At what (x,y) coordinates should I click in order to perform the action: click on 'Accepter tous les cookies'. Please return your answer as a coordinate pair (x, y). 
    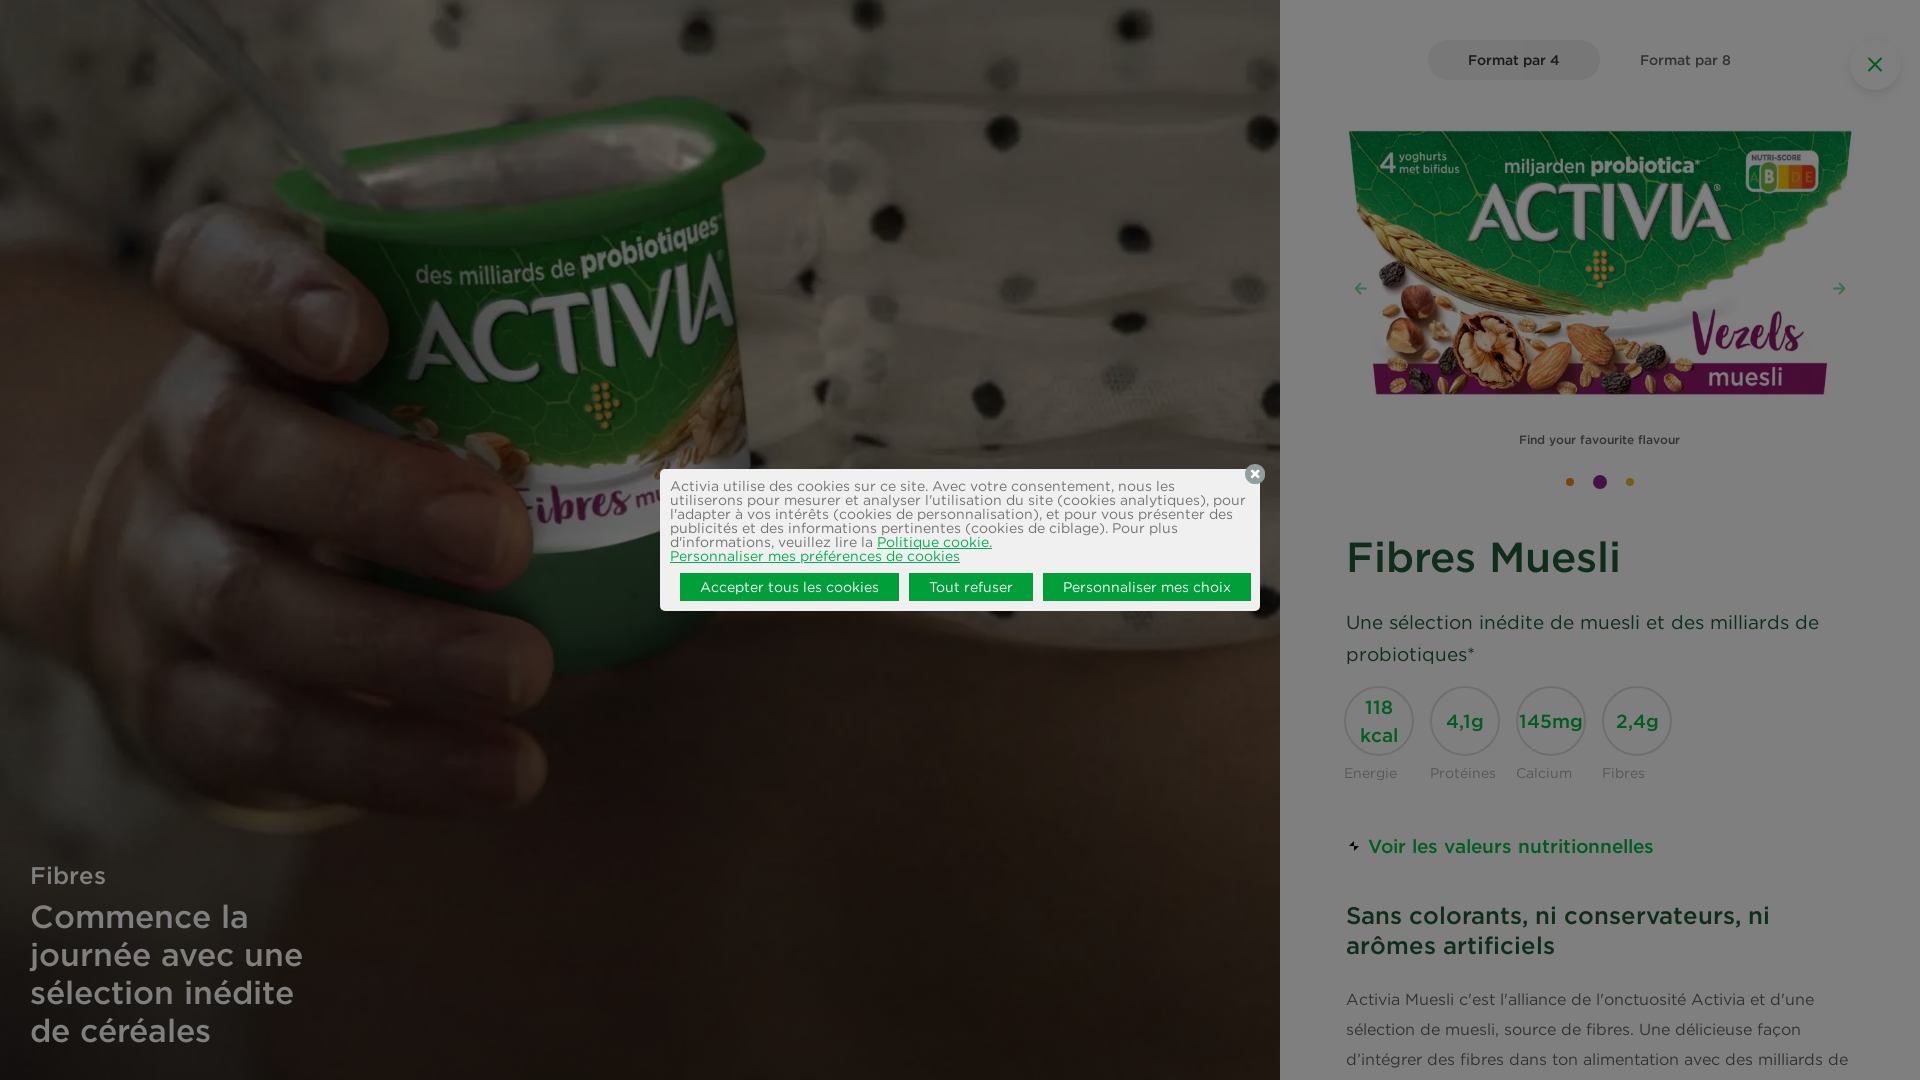
    Looking at the image, I should click on (788, 585).